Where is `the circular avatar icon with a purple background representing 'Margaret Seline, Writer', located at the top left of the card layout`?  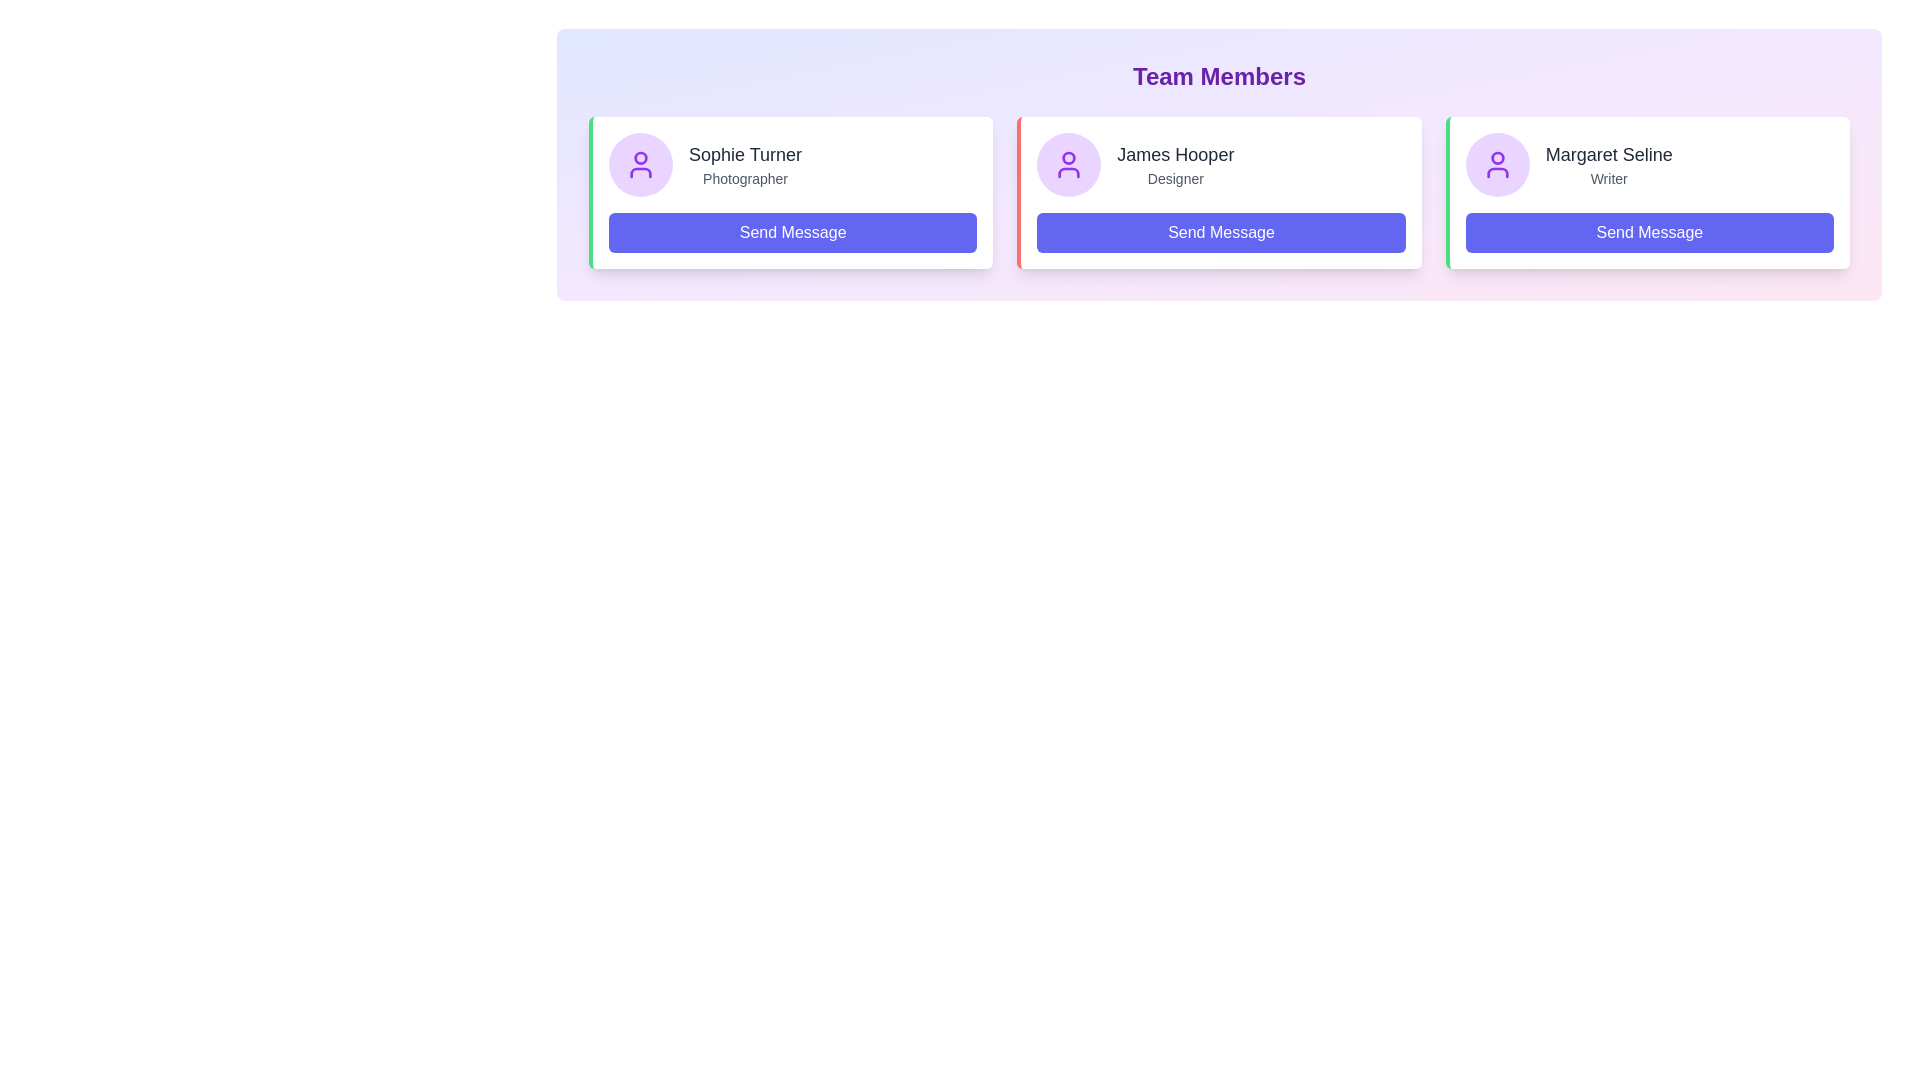
the circular avatar icon with a purple background representing 'Margaret Seline, Writer', located at the top left of the card layout is located at coordinates (1497, 164).